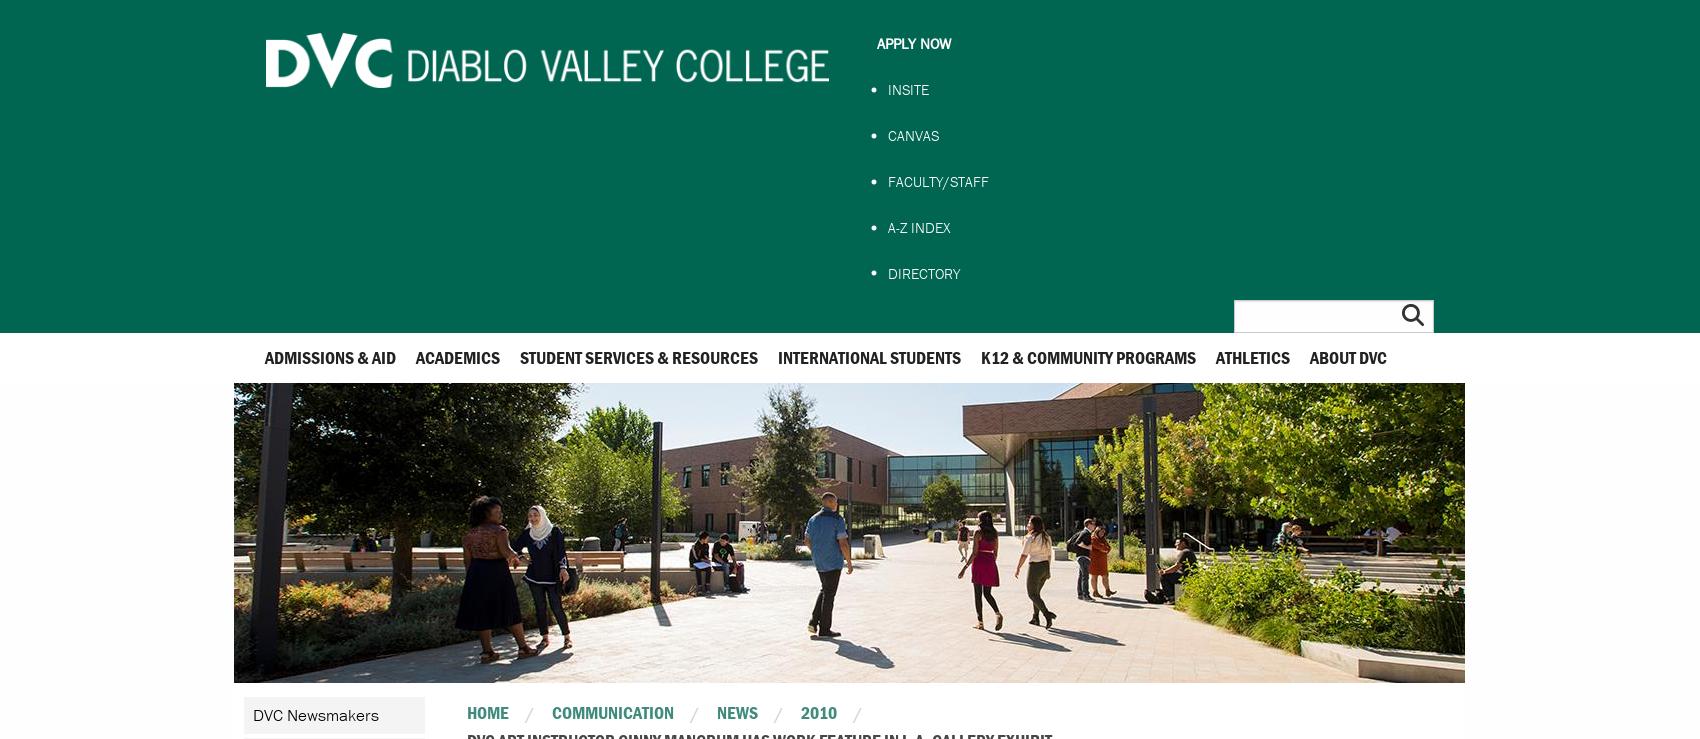  What do you see at coordinates (887, 134) in the screenshot?
I see `'Canvas'` at bounding box center [887, 134].